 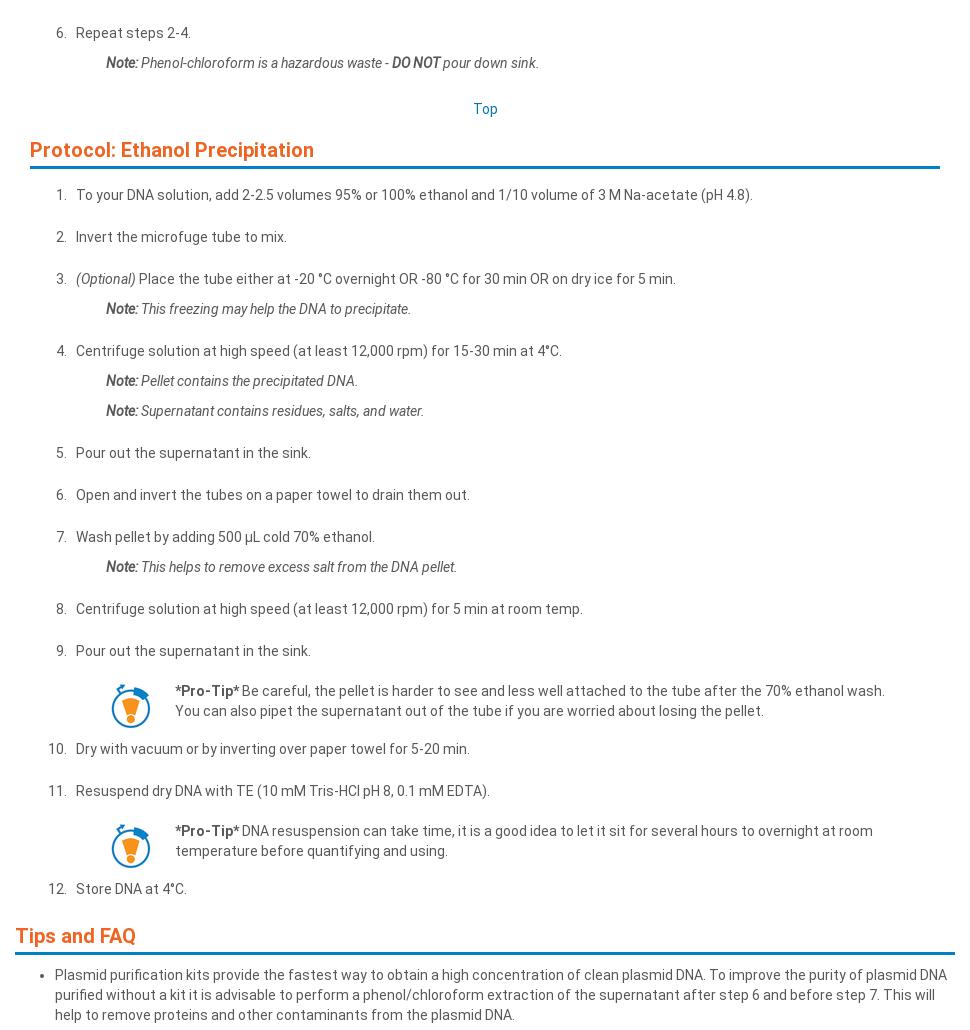 I want to click on 'Be careful, the pellet is harder to see and less well attached to the tube after the 70% ethanol wash. You can also pipet the supernatant out of the tube if you are worried about losing the pellet.', so click(x=529, y=699).